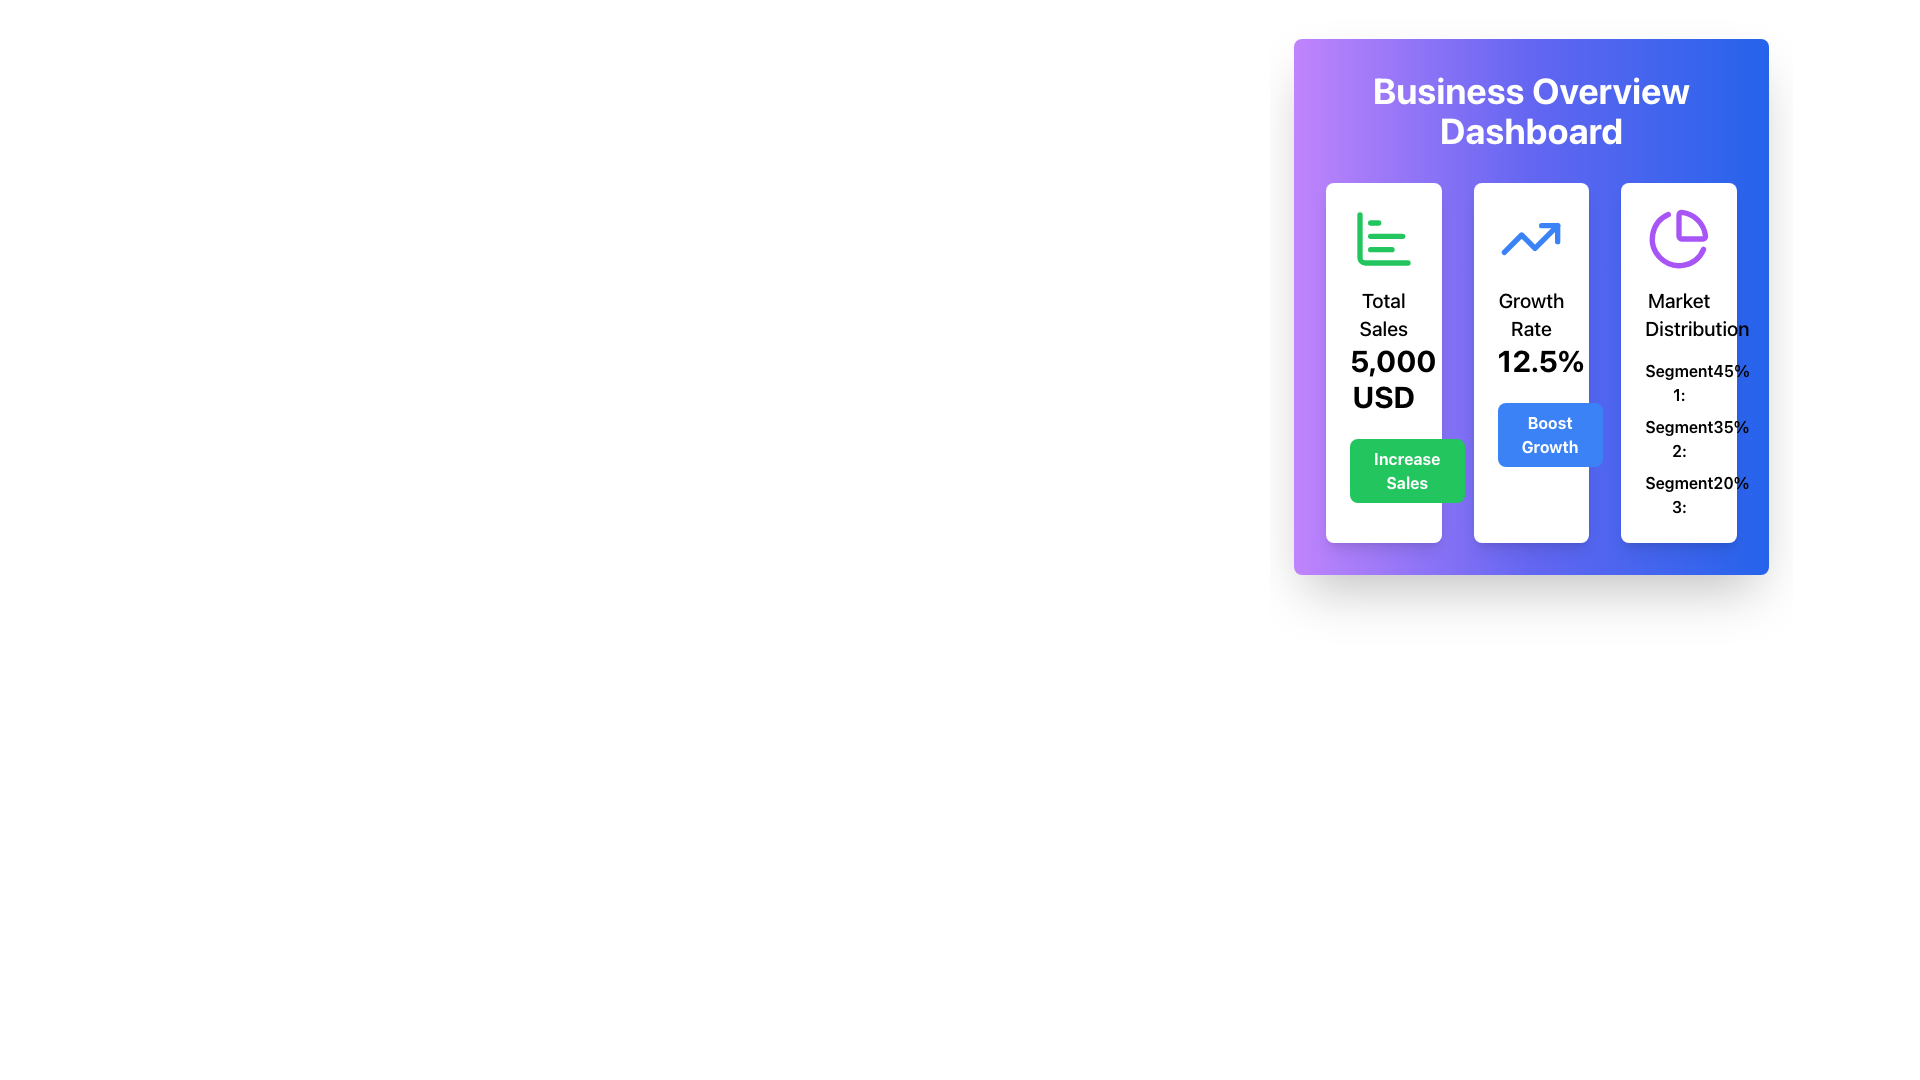 The width and height of the screenshot is (1920, 1080). Describe the element at coordinates (1382, 238) in the screenshot. I see `the green bar chart icon located in the 'Total Sales' card section on the dashboard, positioned above the text 'Total Sales' and the button 'Increase Sales'` at that location.